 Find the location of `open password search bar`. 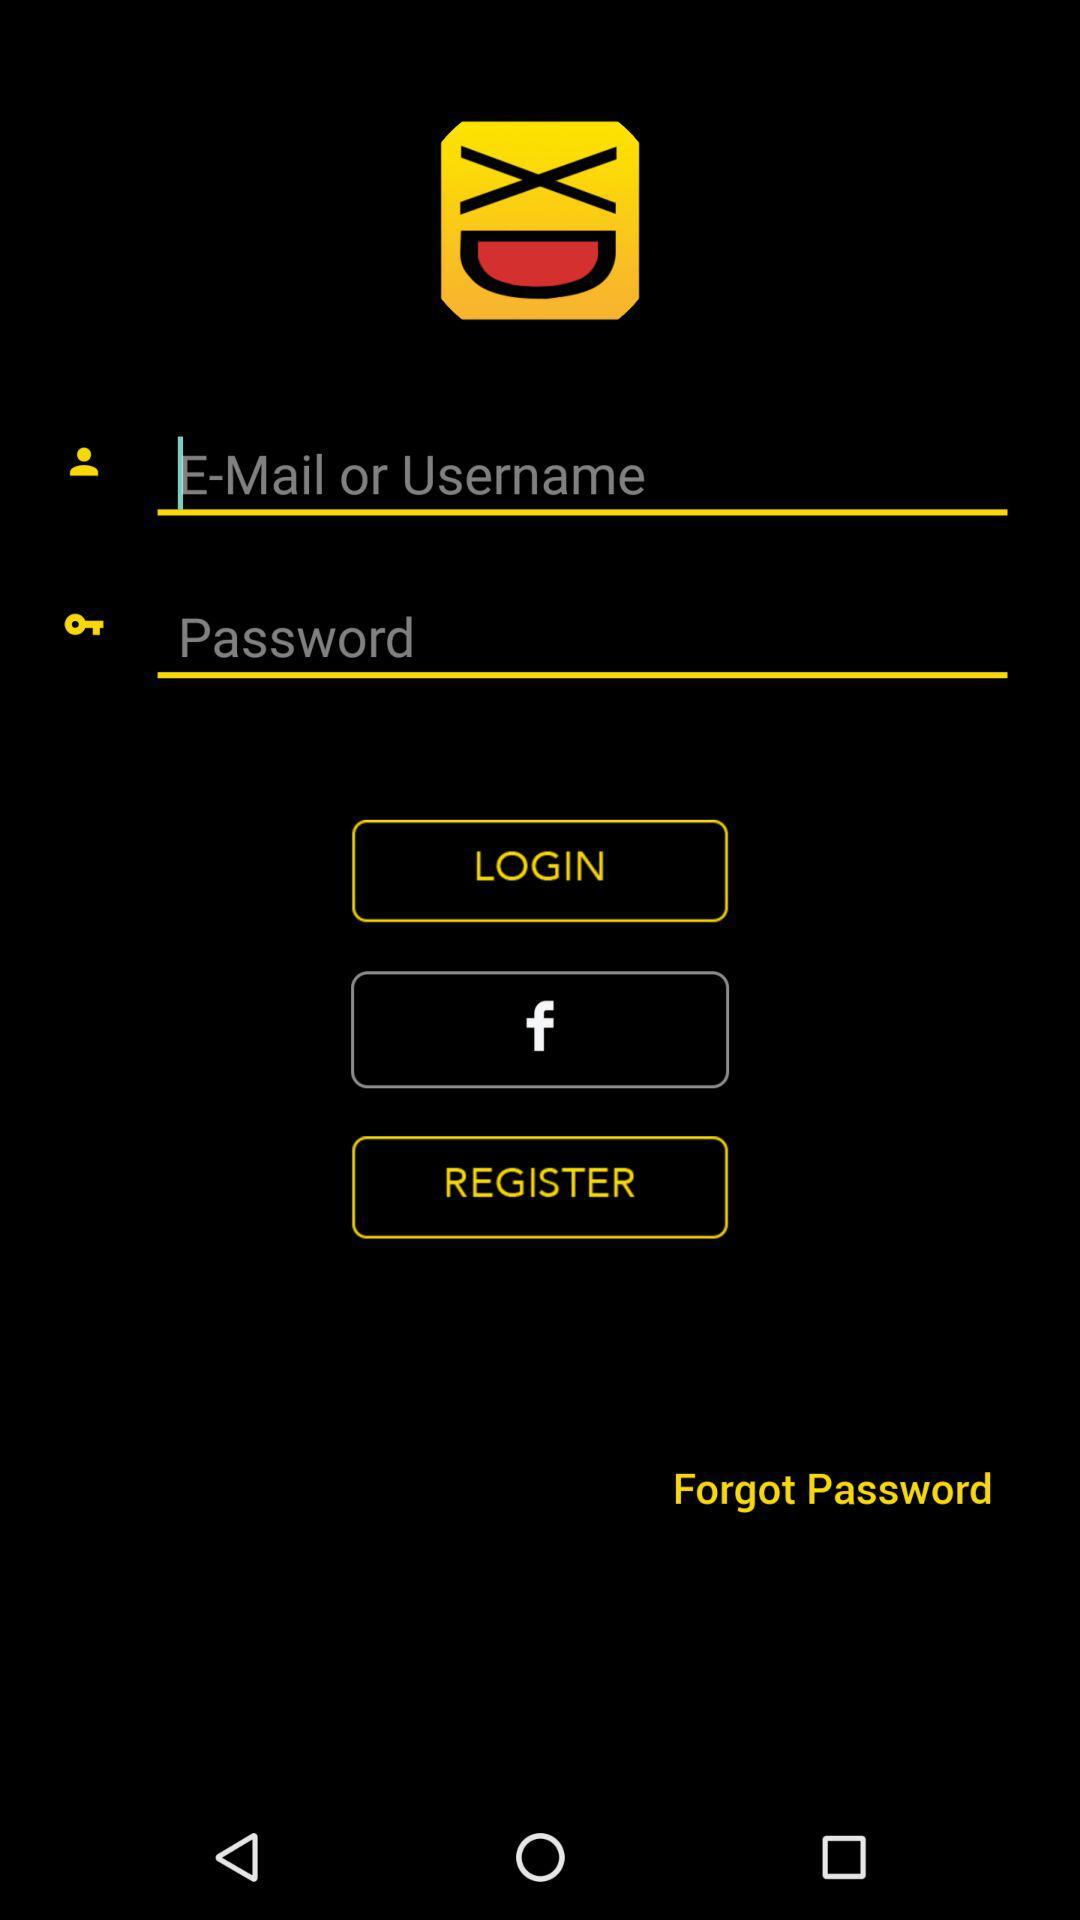

open password search bar is located at coordinates (582, 637).